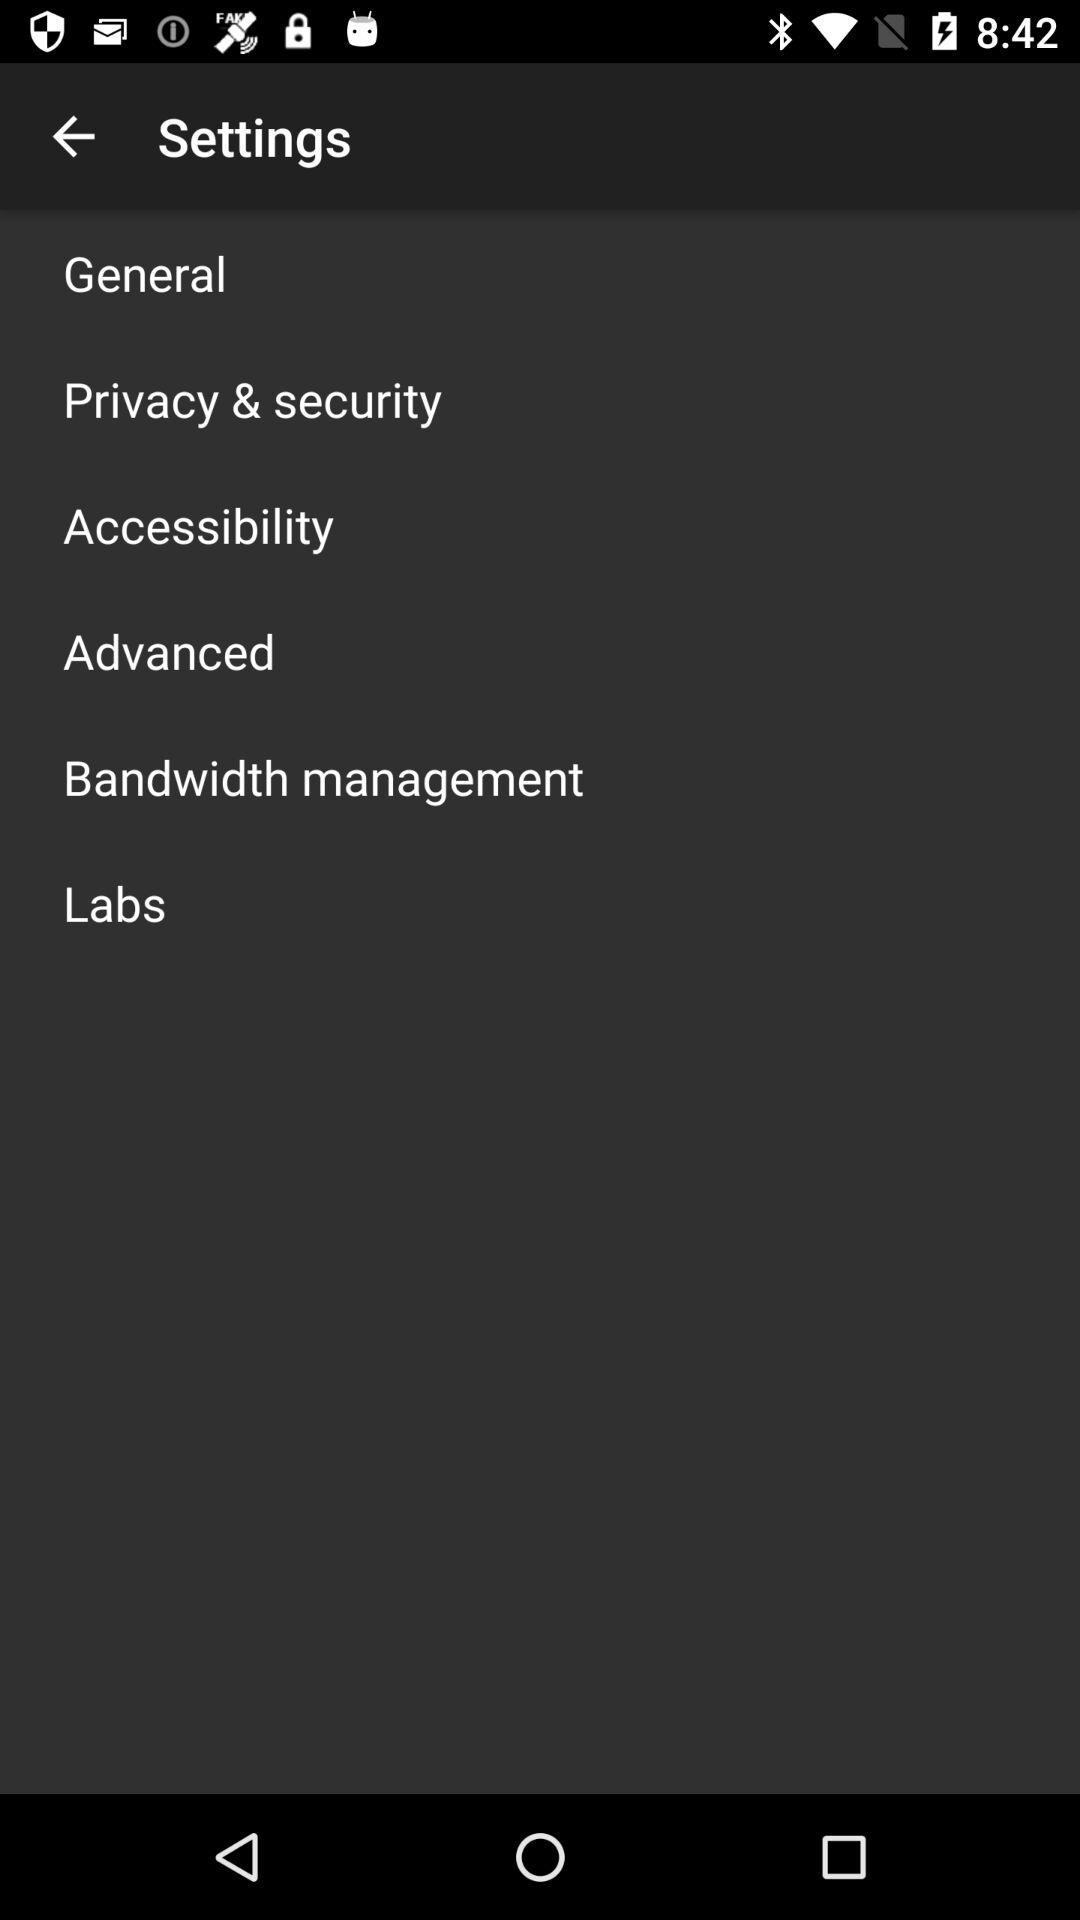 Image resolution: width=1080 pixels, height=1920 pixels. What do you see at coordinates (198, 524) in the screenshot?
I see `item above advanced app` at bounding box center [198, 524].